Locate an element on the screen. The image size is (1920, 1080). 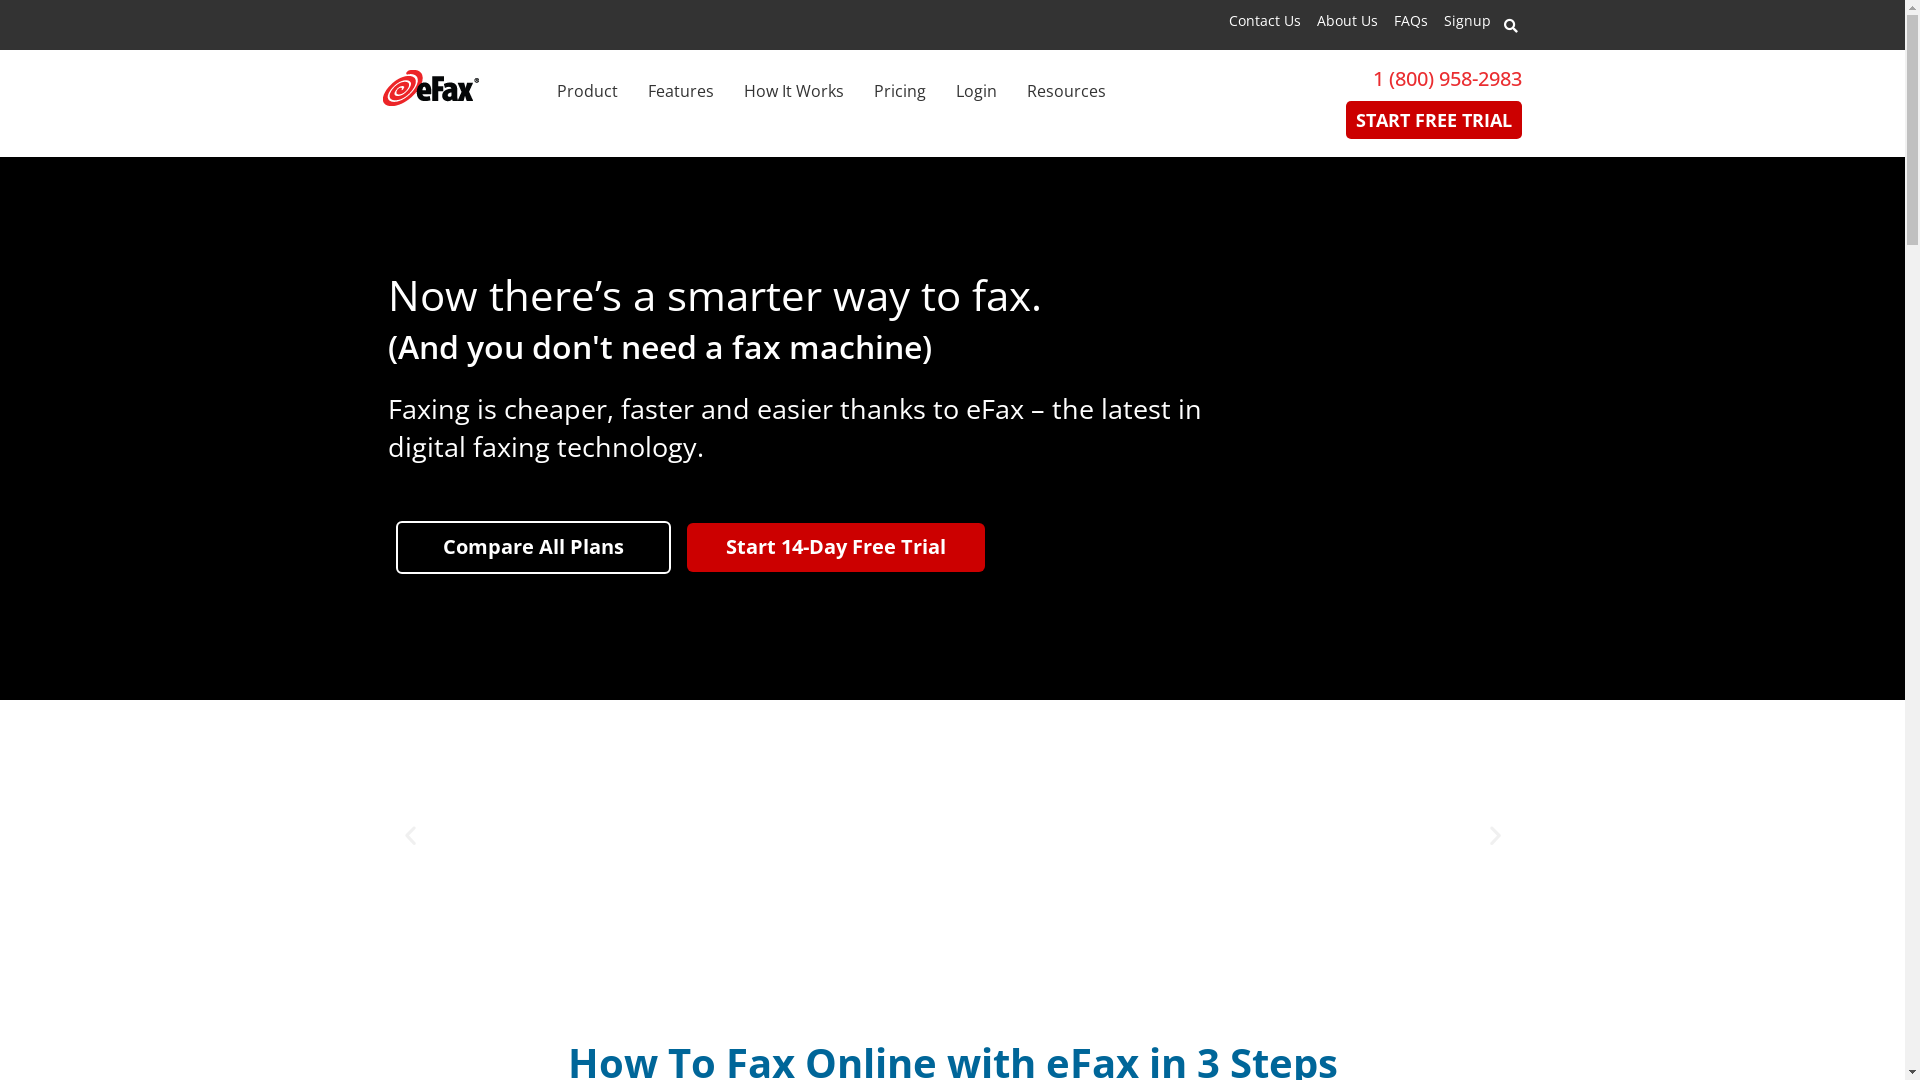
'Resources' is located at coordinates (1064, 92).